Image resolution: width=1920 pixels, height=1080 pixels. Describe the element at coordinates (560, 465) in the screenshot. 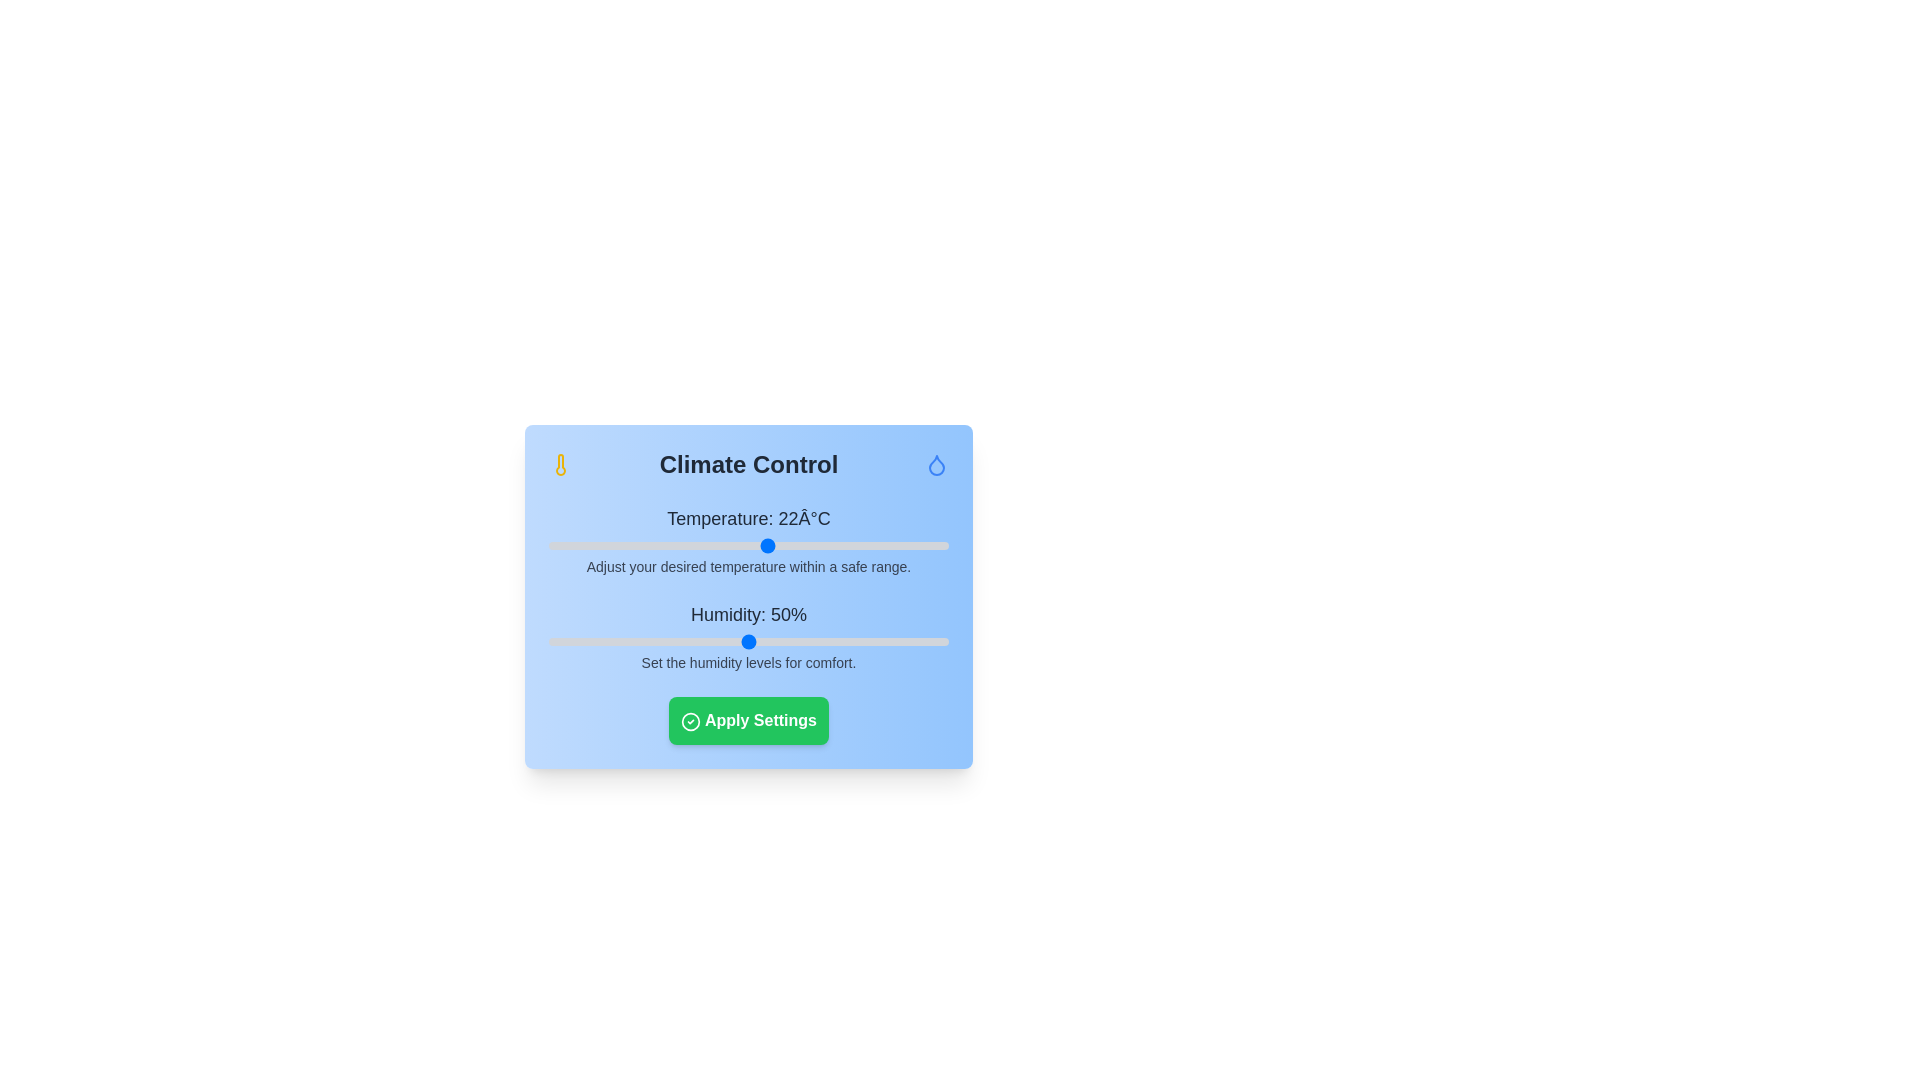

I see `the iconographic representation of a thermometer, which has a yellow outline and is located in the 'Climate Control' section of the interface` at that location.